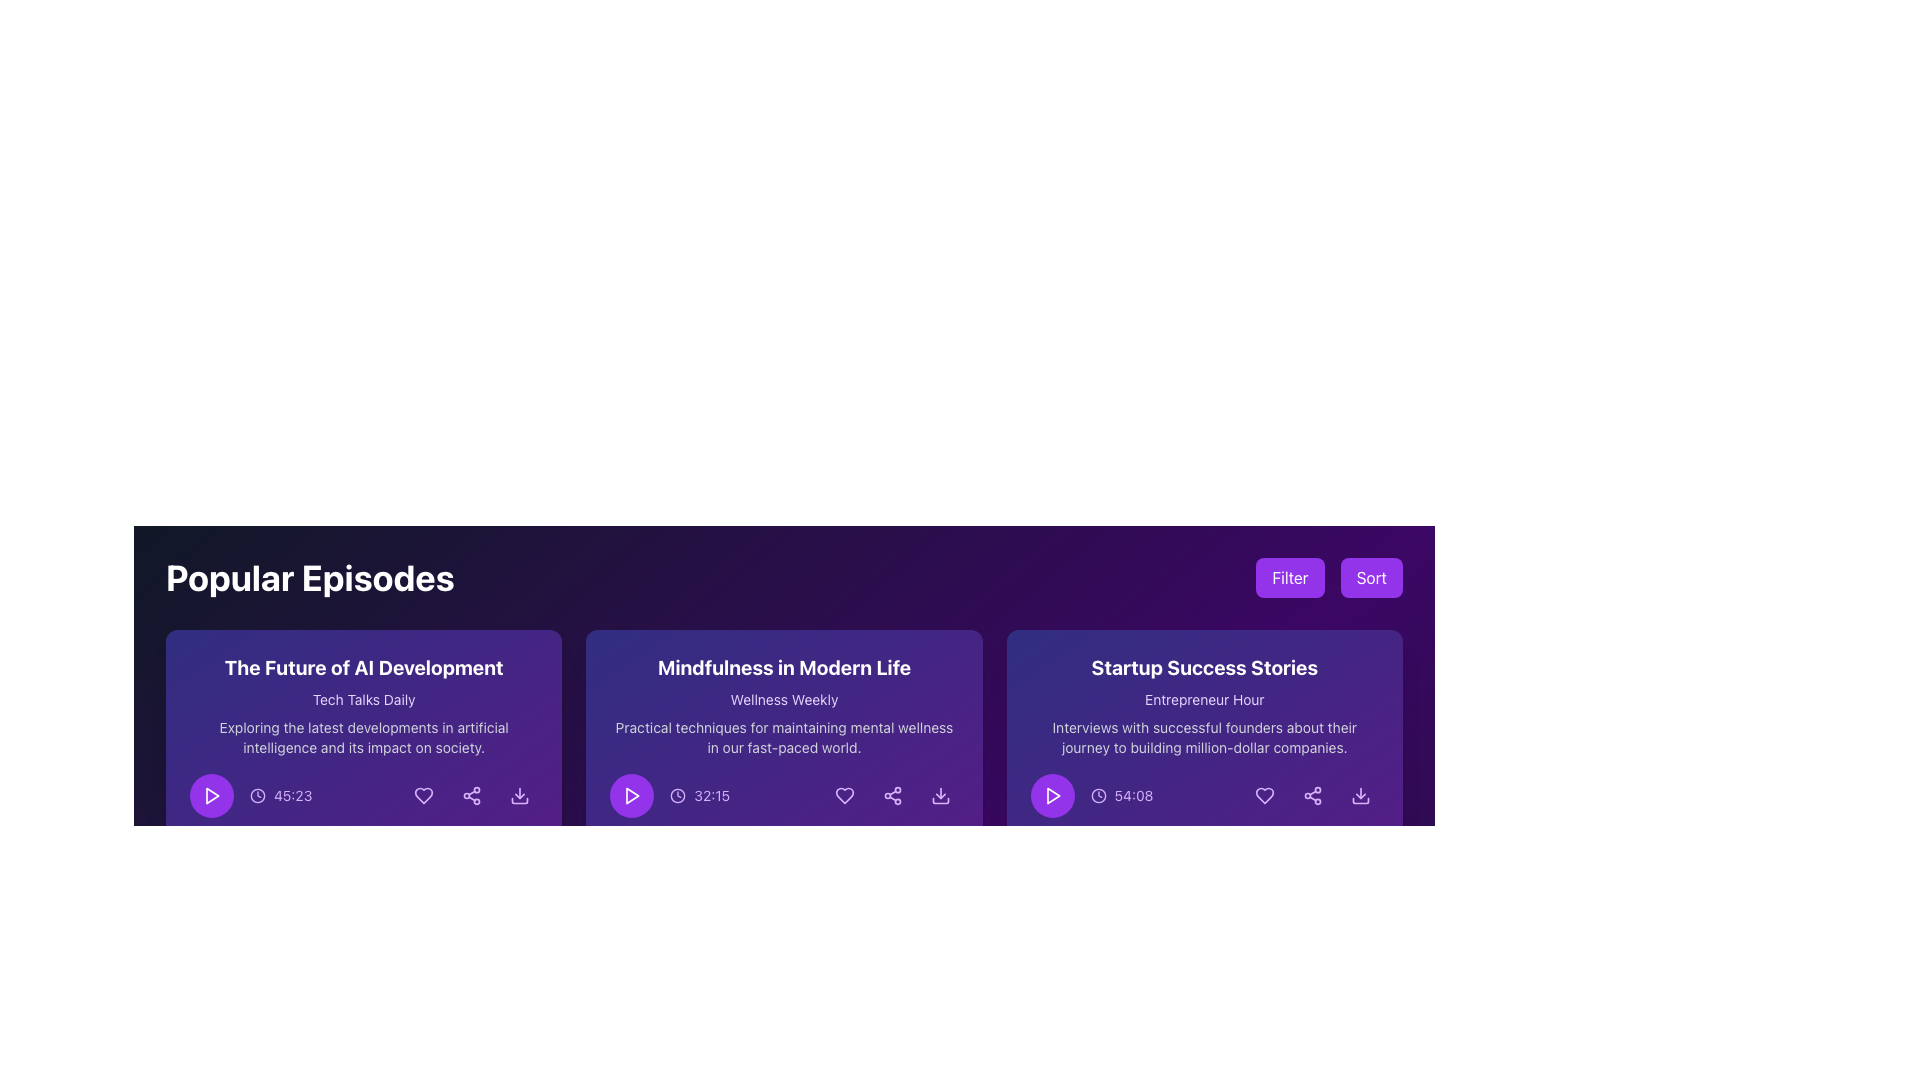  I want to click on the information displayed for the text element '892 listeners' styled with a purple hue, located in the second card of the podcast episode features, so click(783, 860).